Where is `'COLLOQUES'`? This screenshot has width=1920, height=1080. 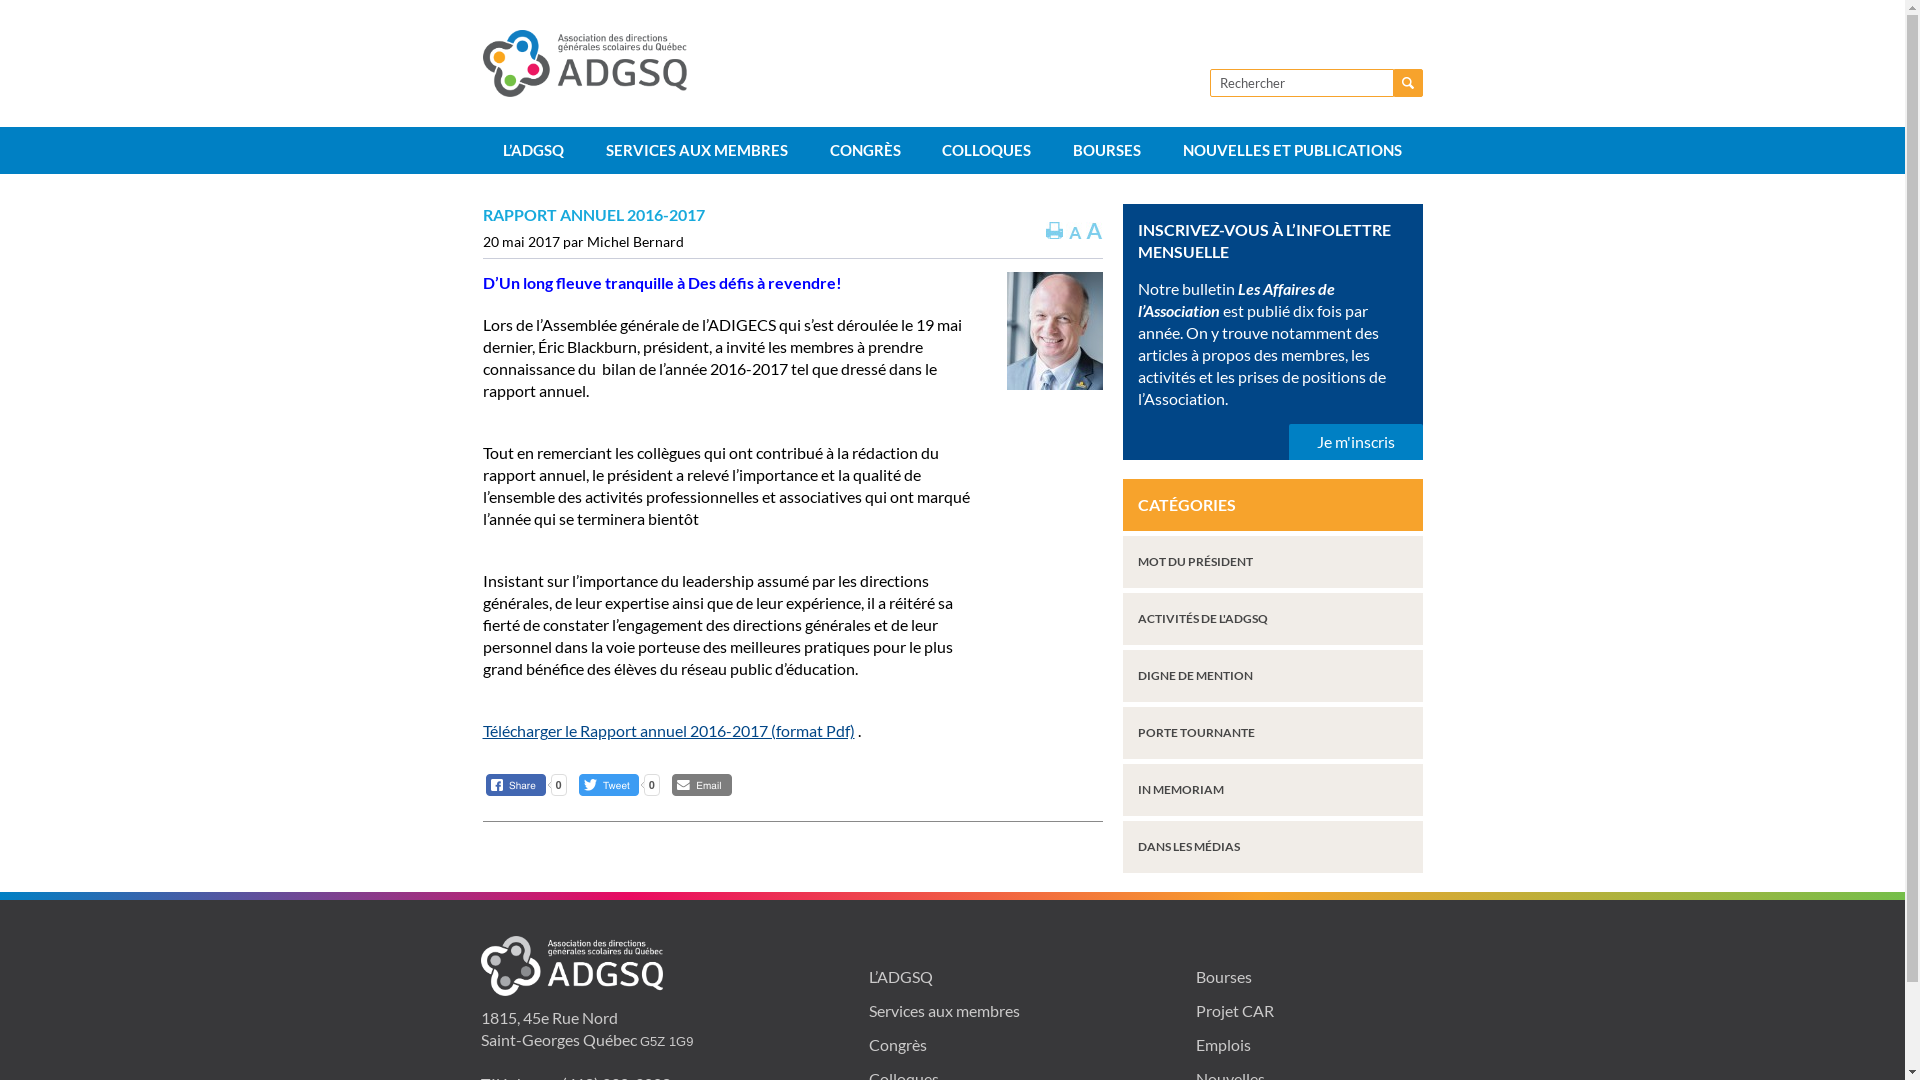 'COLLOQUES' is located at coordinates (987, 149).